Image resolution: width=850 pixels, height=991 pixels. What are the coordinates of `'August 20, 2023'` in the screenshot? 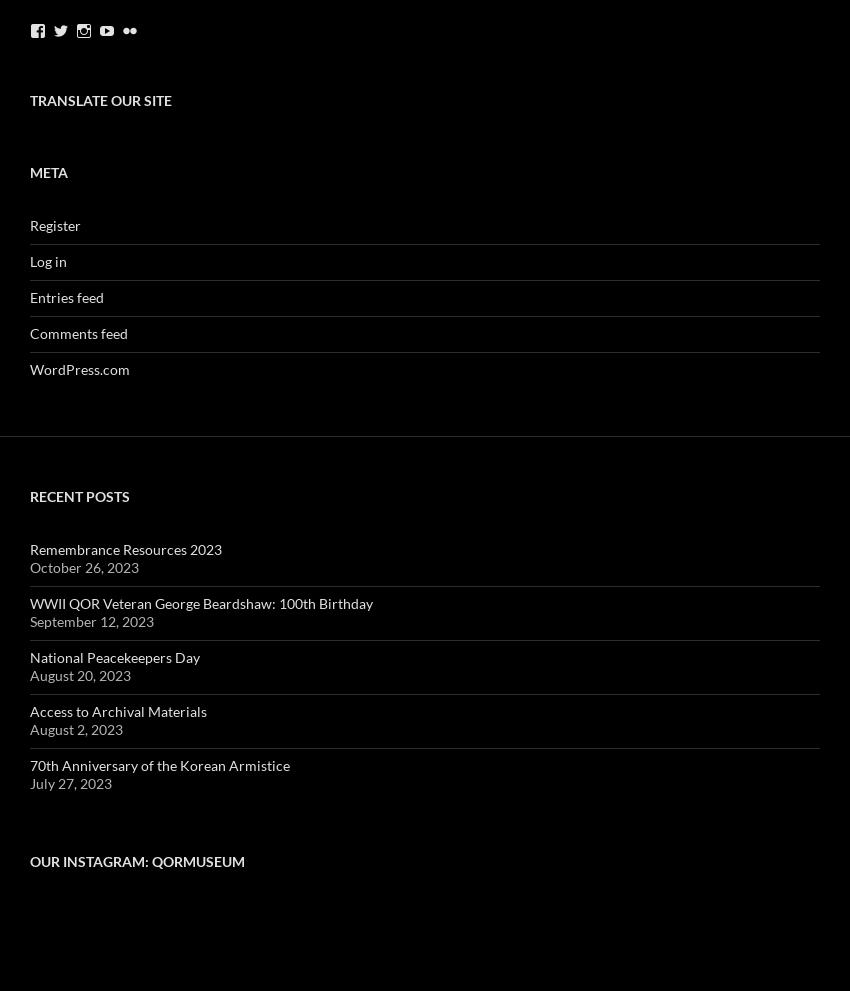 It's located at (29, 674).